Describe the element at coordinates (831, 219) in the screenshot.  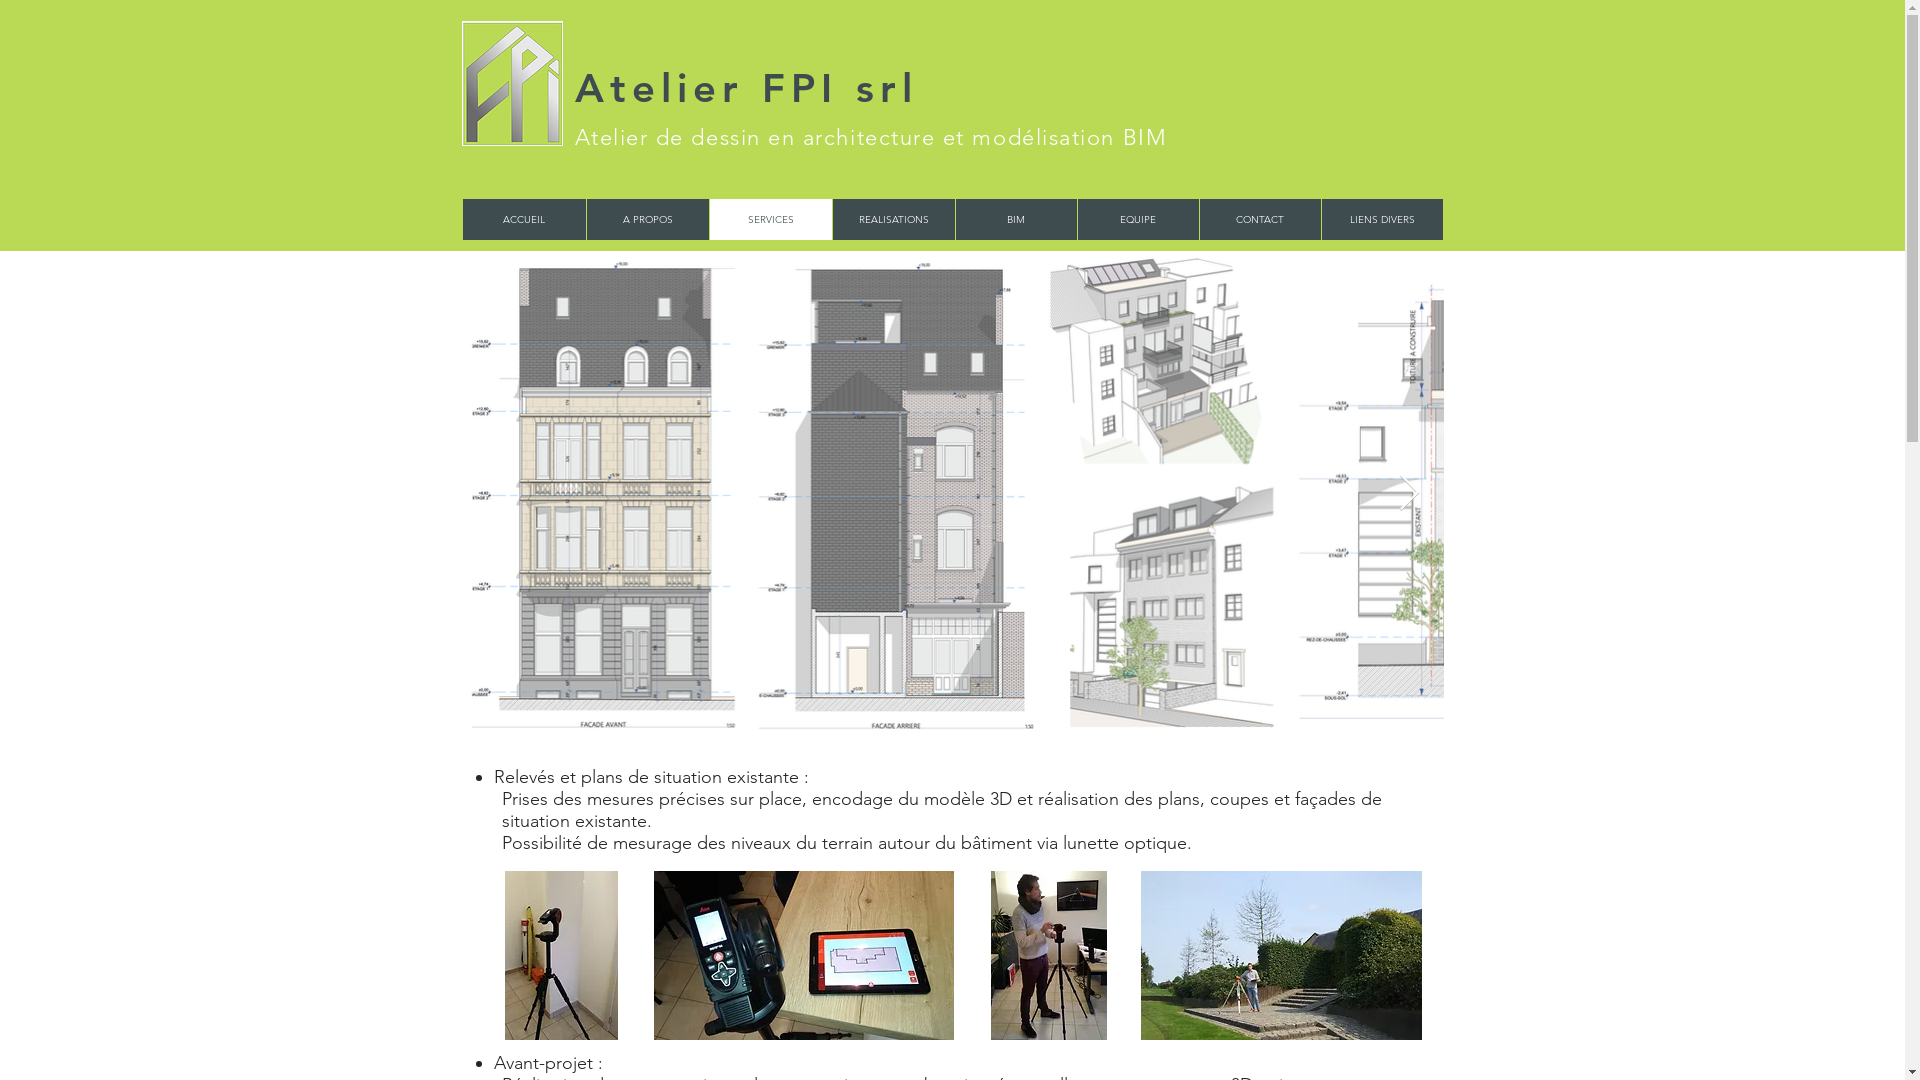
I see `'REALISATIONS'` at that location.